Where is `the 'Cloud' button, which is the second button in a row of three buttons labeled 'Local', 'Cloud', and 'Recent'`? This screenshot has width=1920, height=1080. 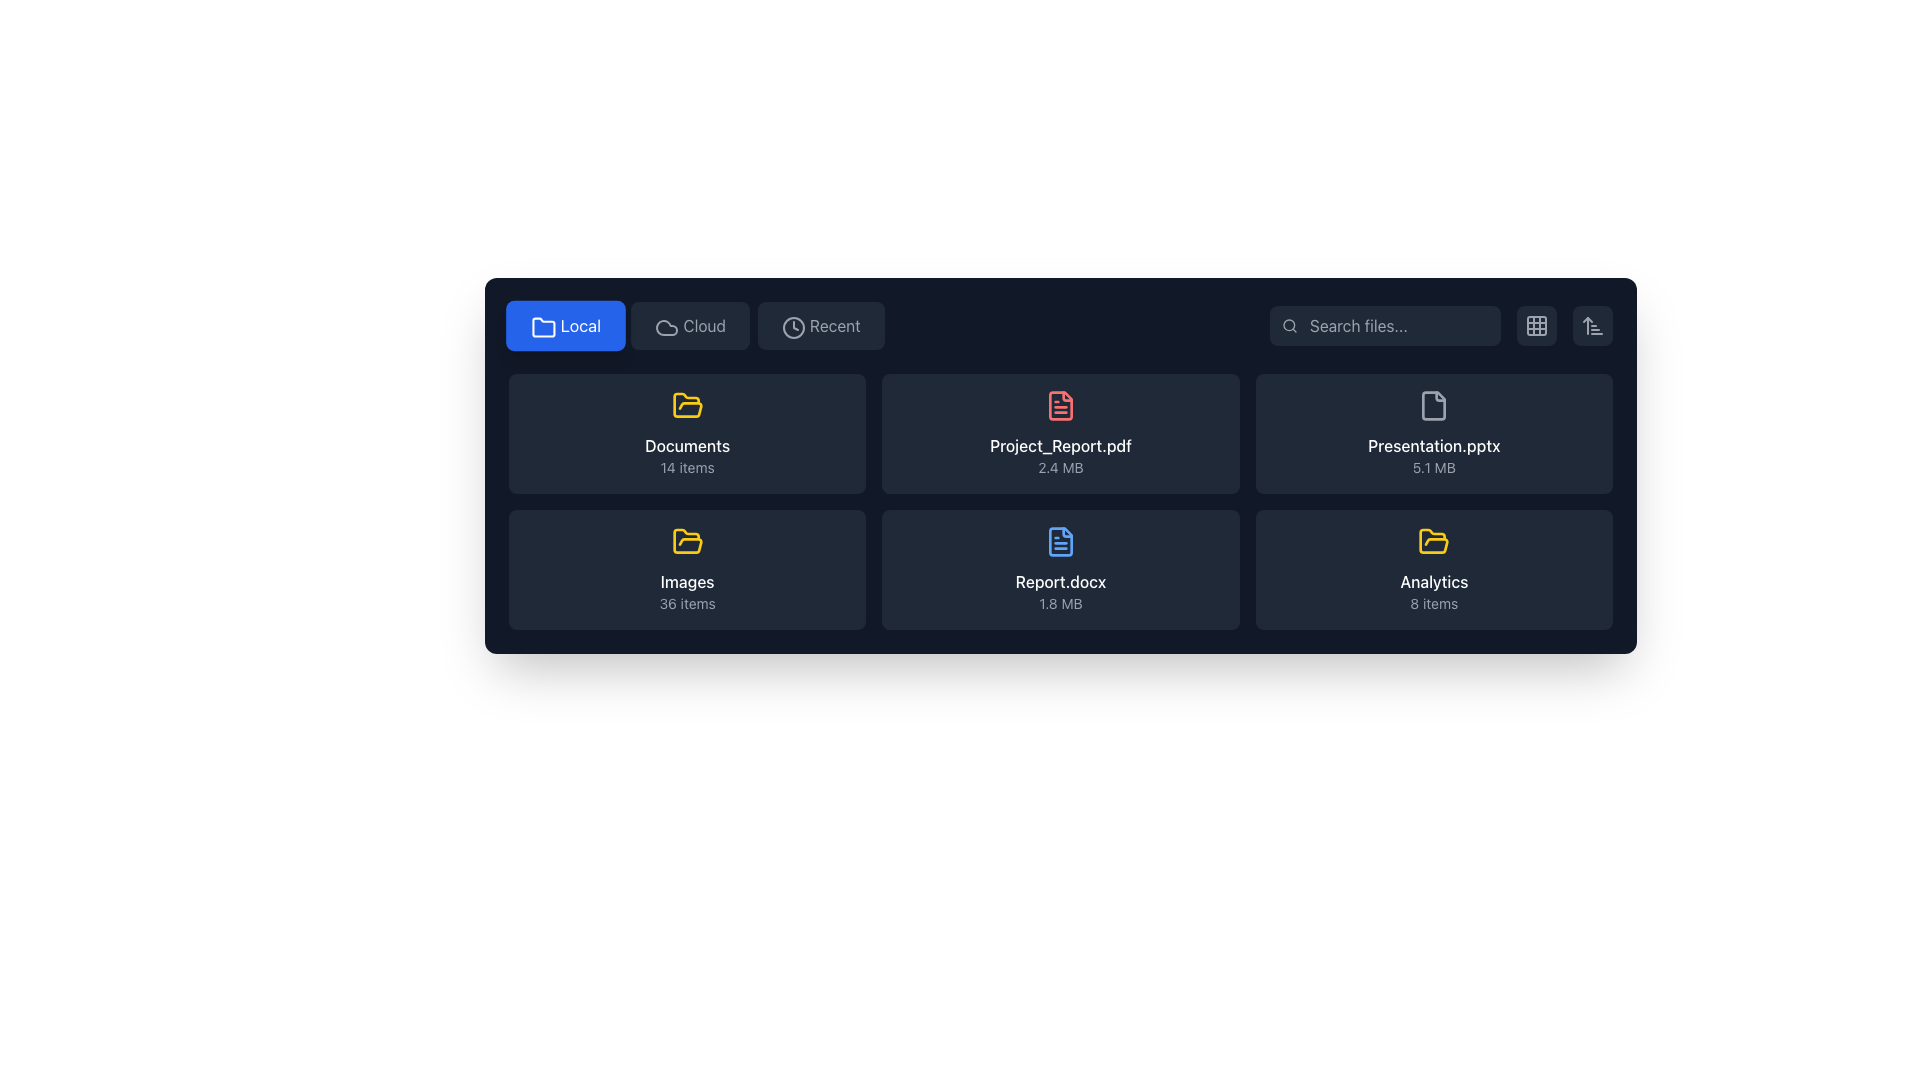 the 'Cloud' button, which is the second button in a row of three buttons labeled 'Local', 'Cloud', and 'Recent' is located at coordinates (696, 325).